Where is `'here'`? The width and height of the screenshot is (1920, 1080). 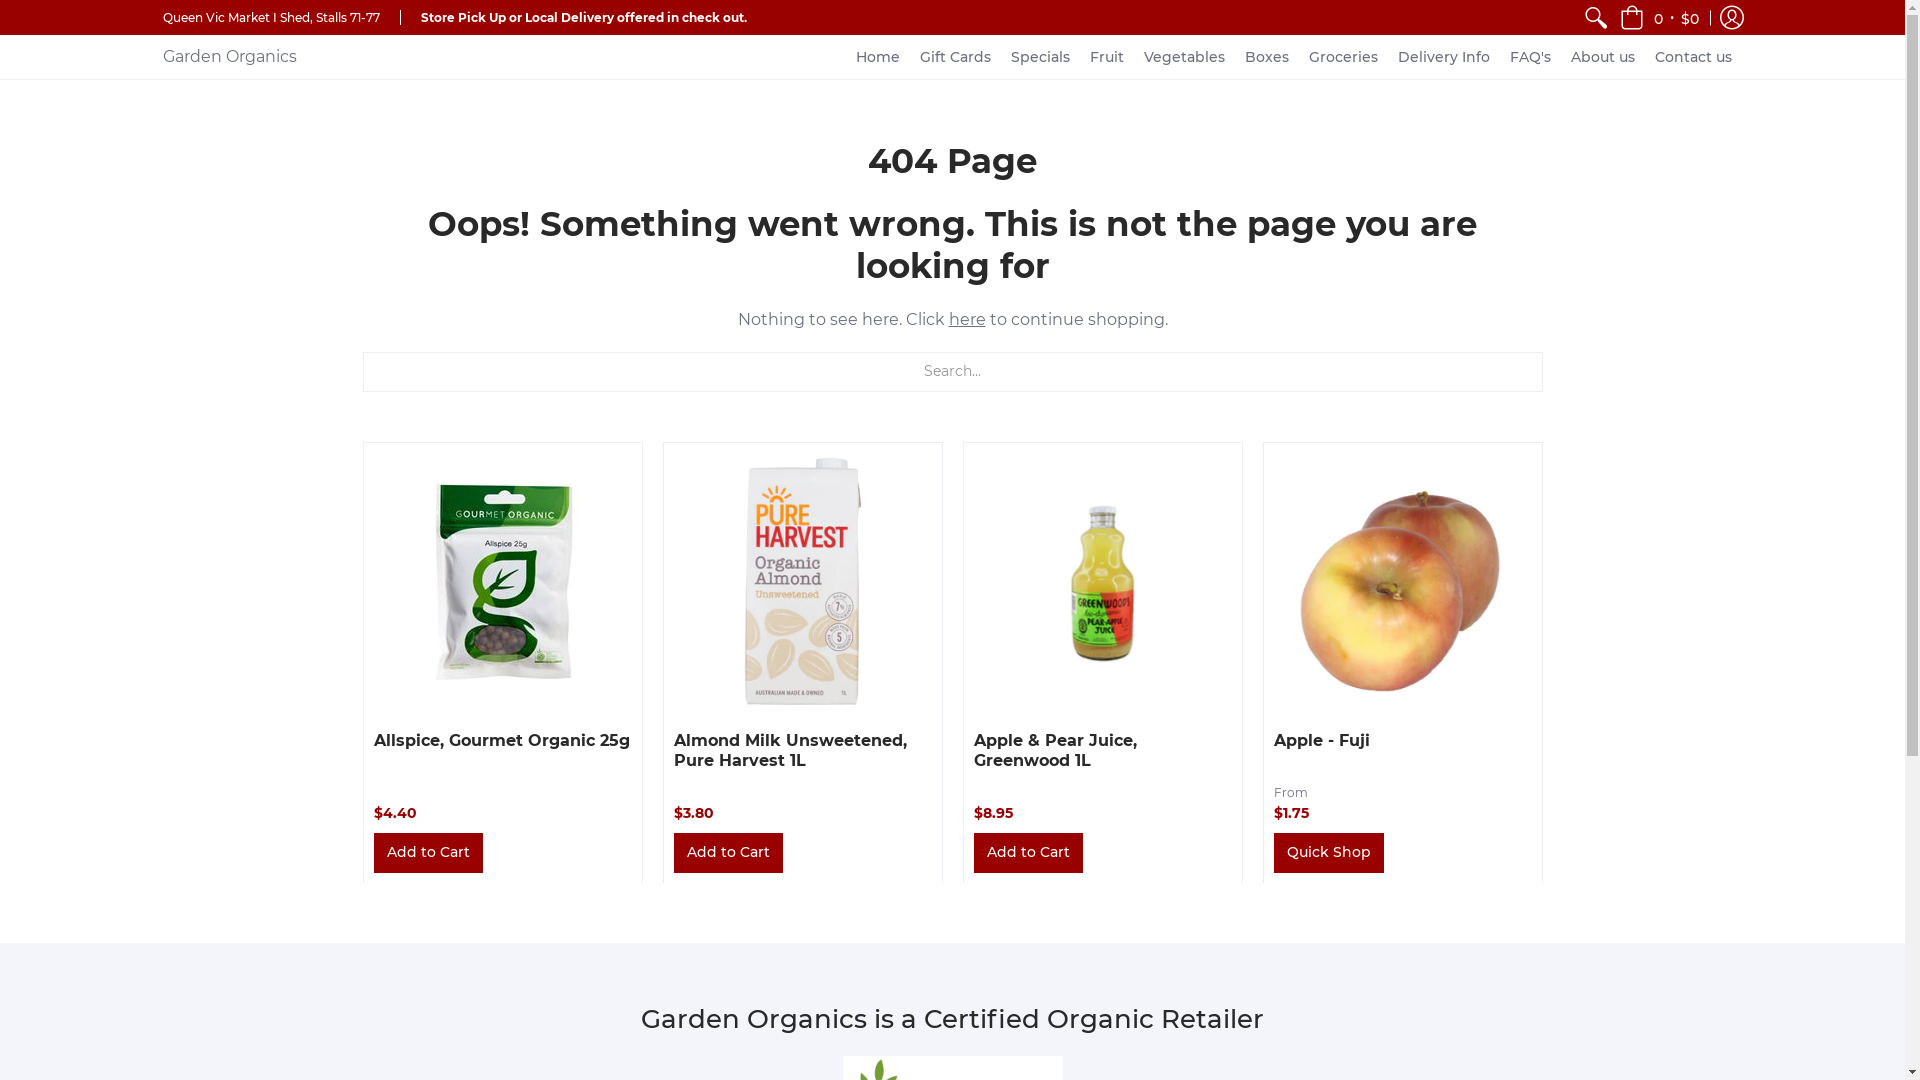 'here' is located at coordinates (966, 318).